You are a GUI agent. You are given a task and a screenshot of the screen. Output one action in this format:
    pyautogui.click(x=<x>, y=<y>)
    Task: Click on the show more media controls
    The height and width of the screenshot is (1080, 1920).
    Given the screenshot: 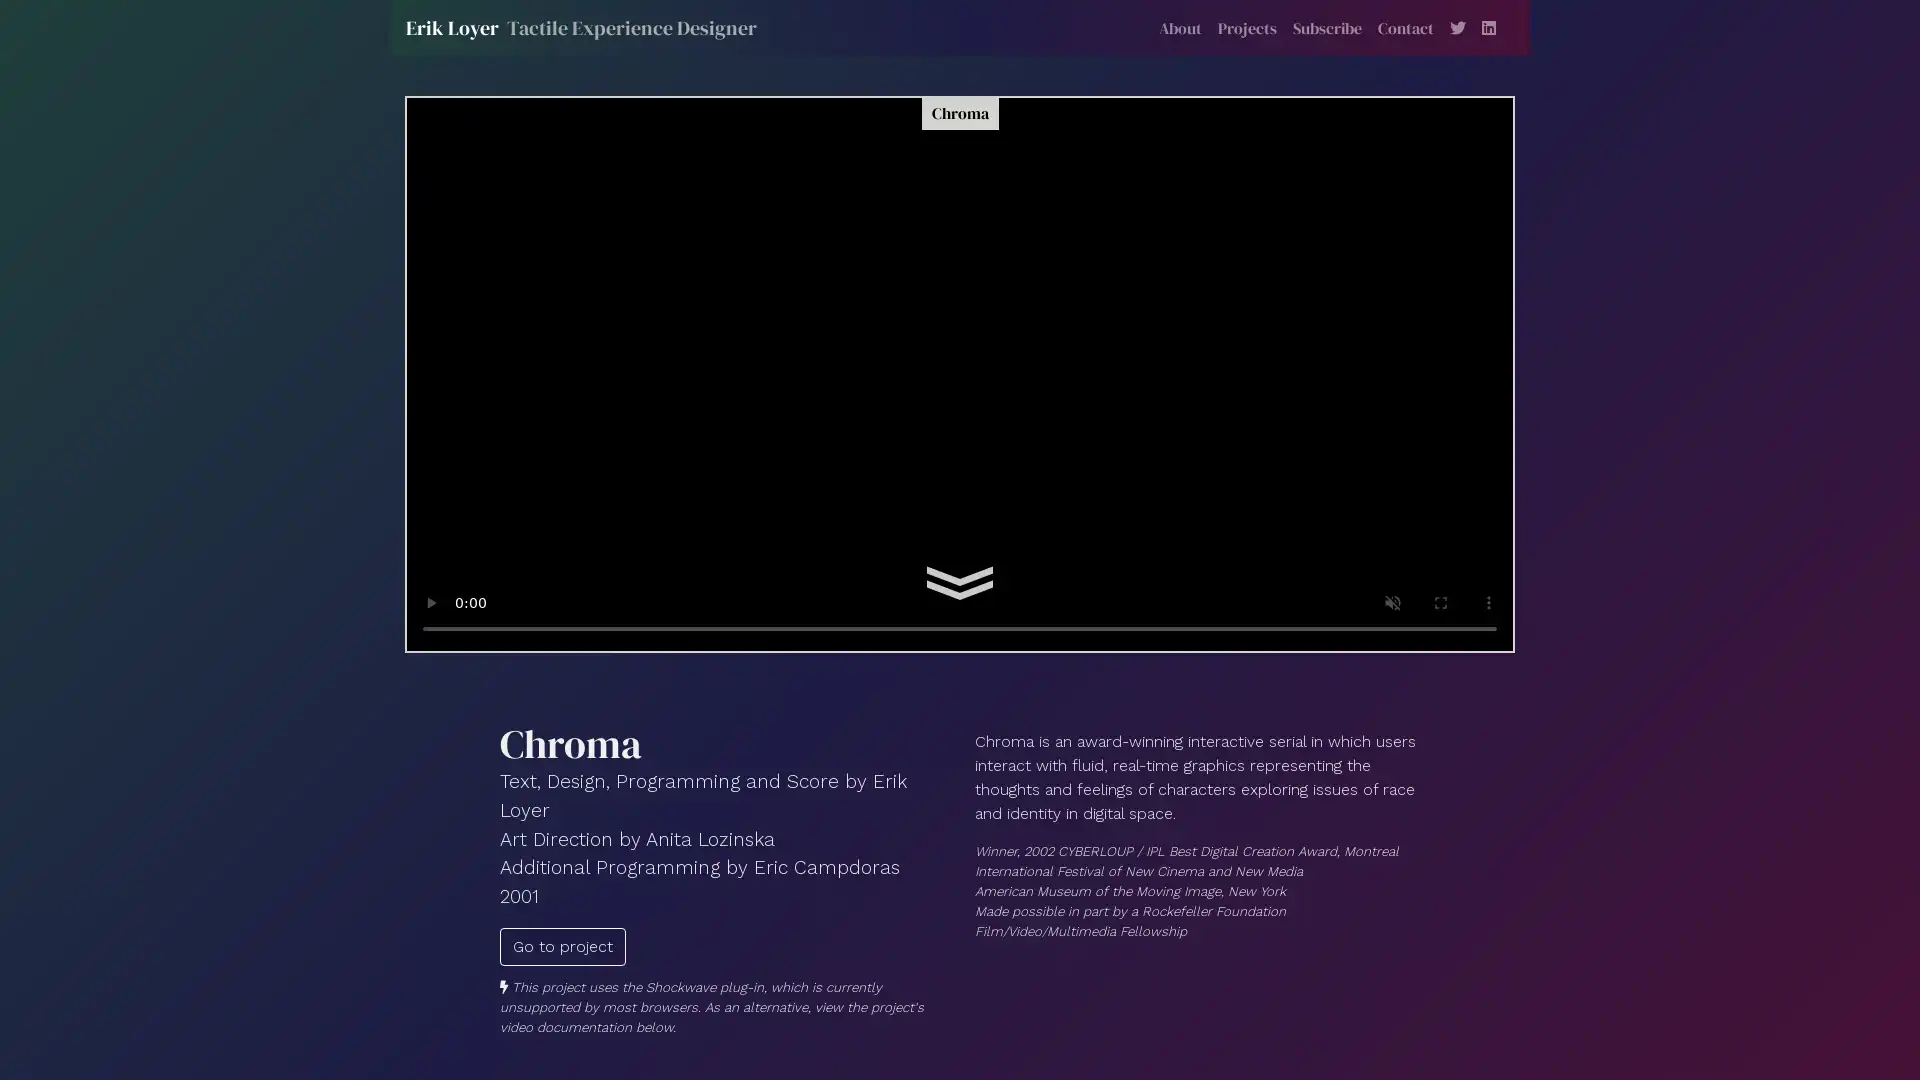 What is the action you would take?
    pyautogui.click(x=1488, y=601)
    